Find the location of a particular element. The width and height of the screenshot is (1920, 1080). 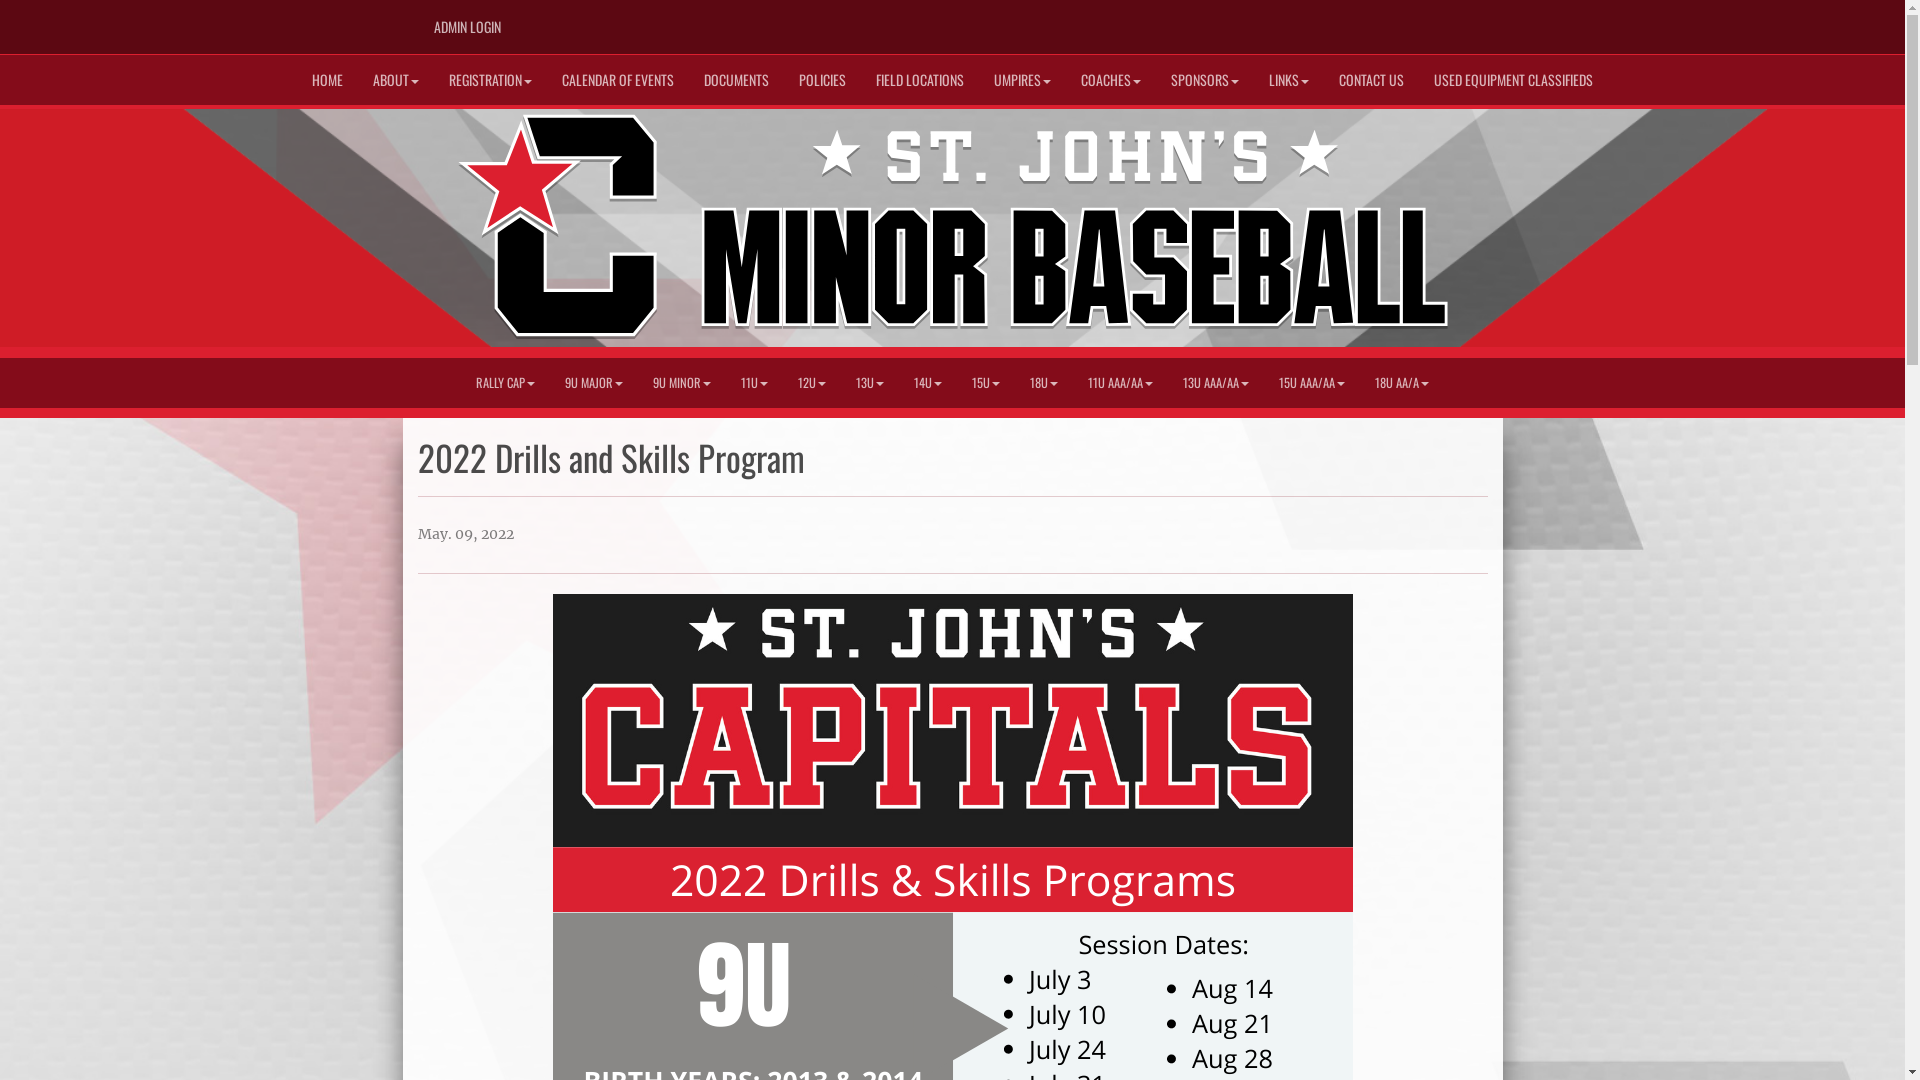

'RALLY CAP' is located at coordinates (505, 382).